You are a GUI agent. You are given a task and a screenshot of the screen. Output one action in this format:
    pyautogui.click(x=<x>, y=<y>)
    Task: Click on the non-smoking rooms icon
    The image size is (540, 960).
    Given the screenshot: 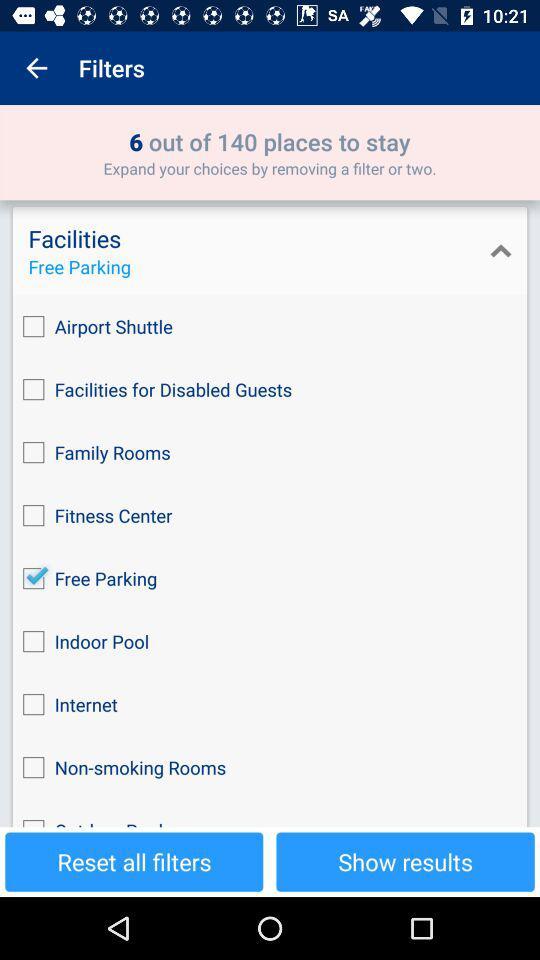 What is the action you would take?
    pyautogui.click(x=270, y=766)
    